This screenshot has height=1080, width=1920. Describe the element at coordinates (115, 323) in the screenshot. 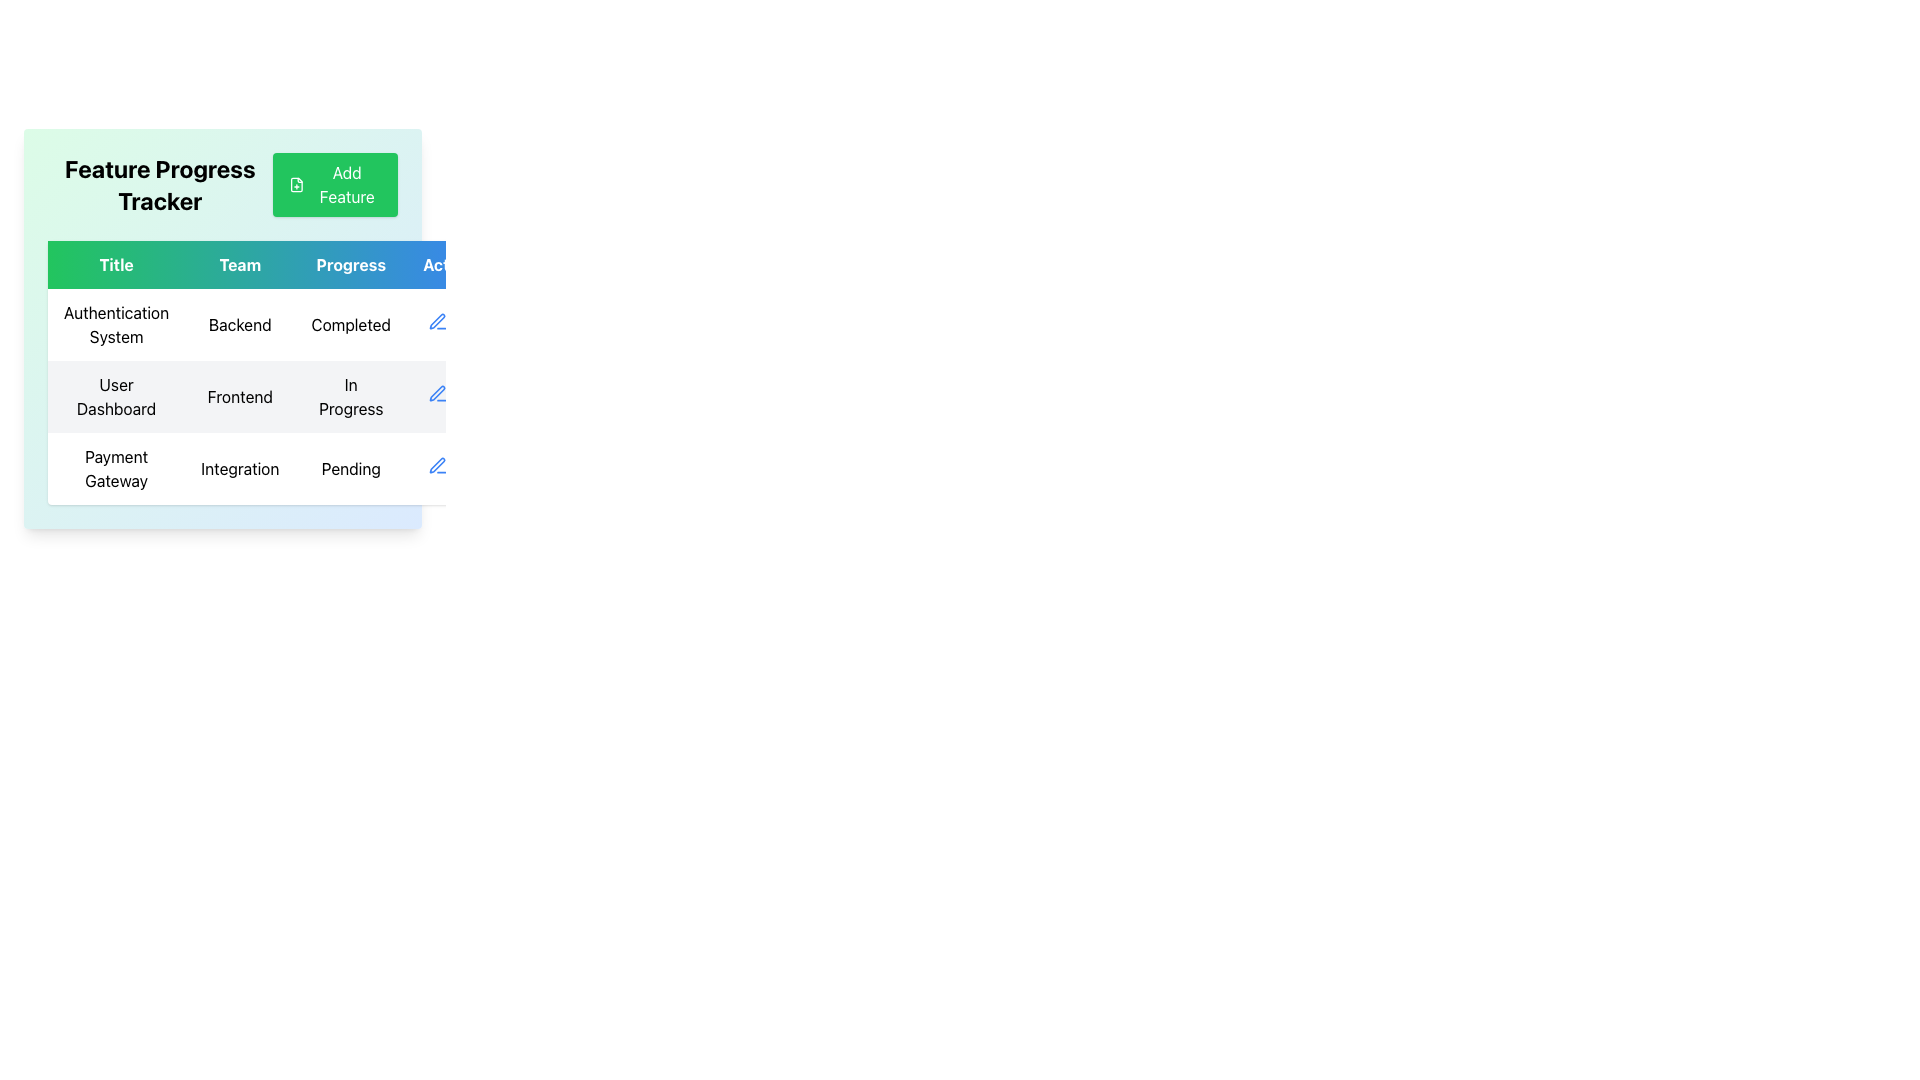

I see `text displayed in the first table cell of the 'Title' column, which is positioned next to the 'Backend' entry in the 'Team' column` at that location.